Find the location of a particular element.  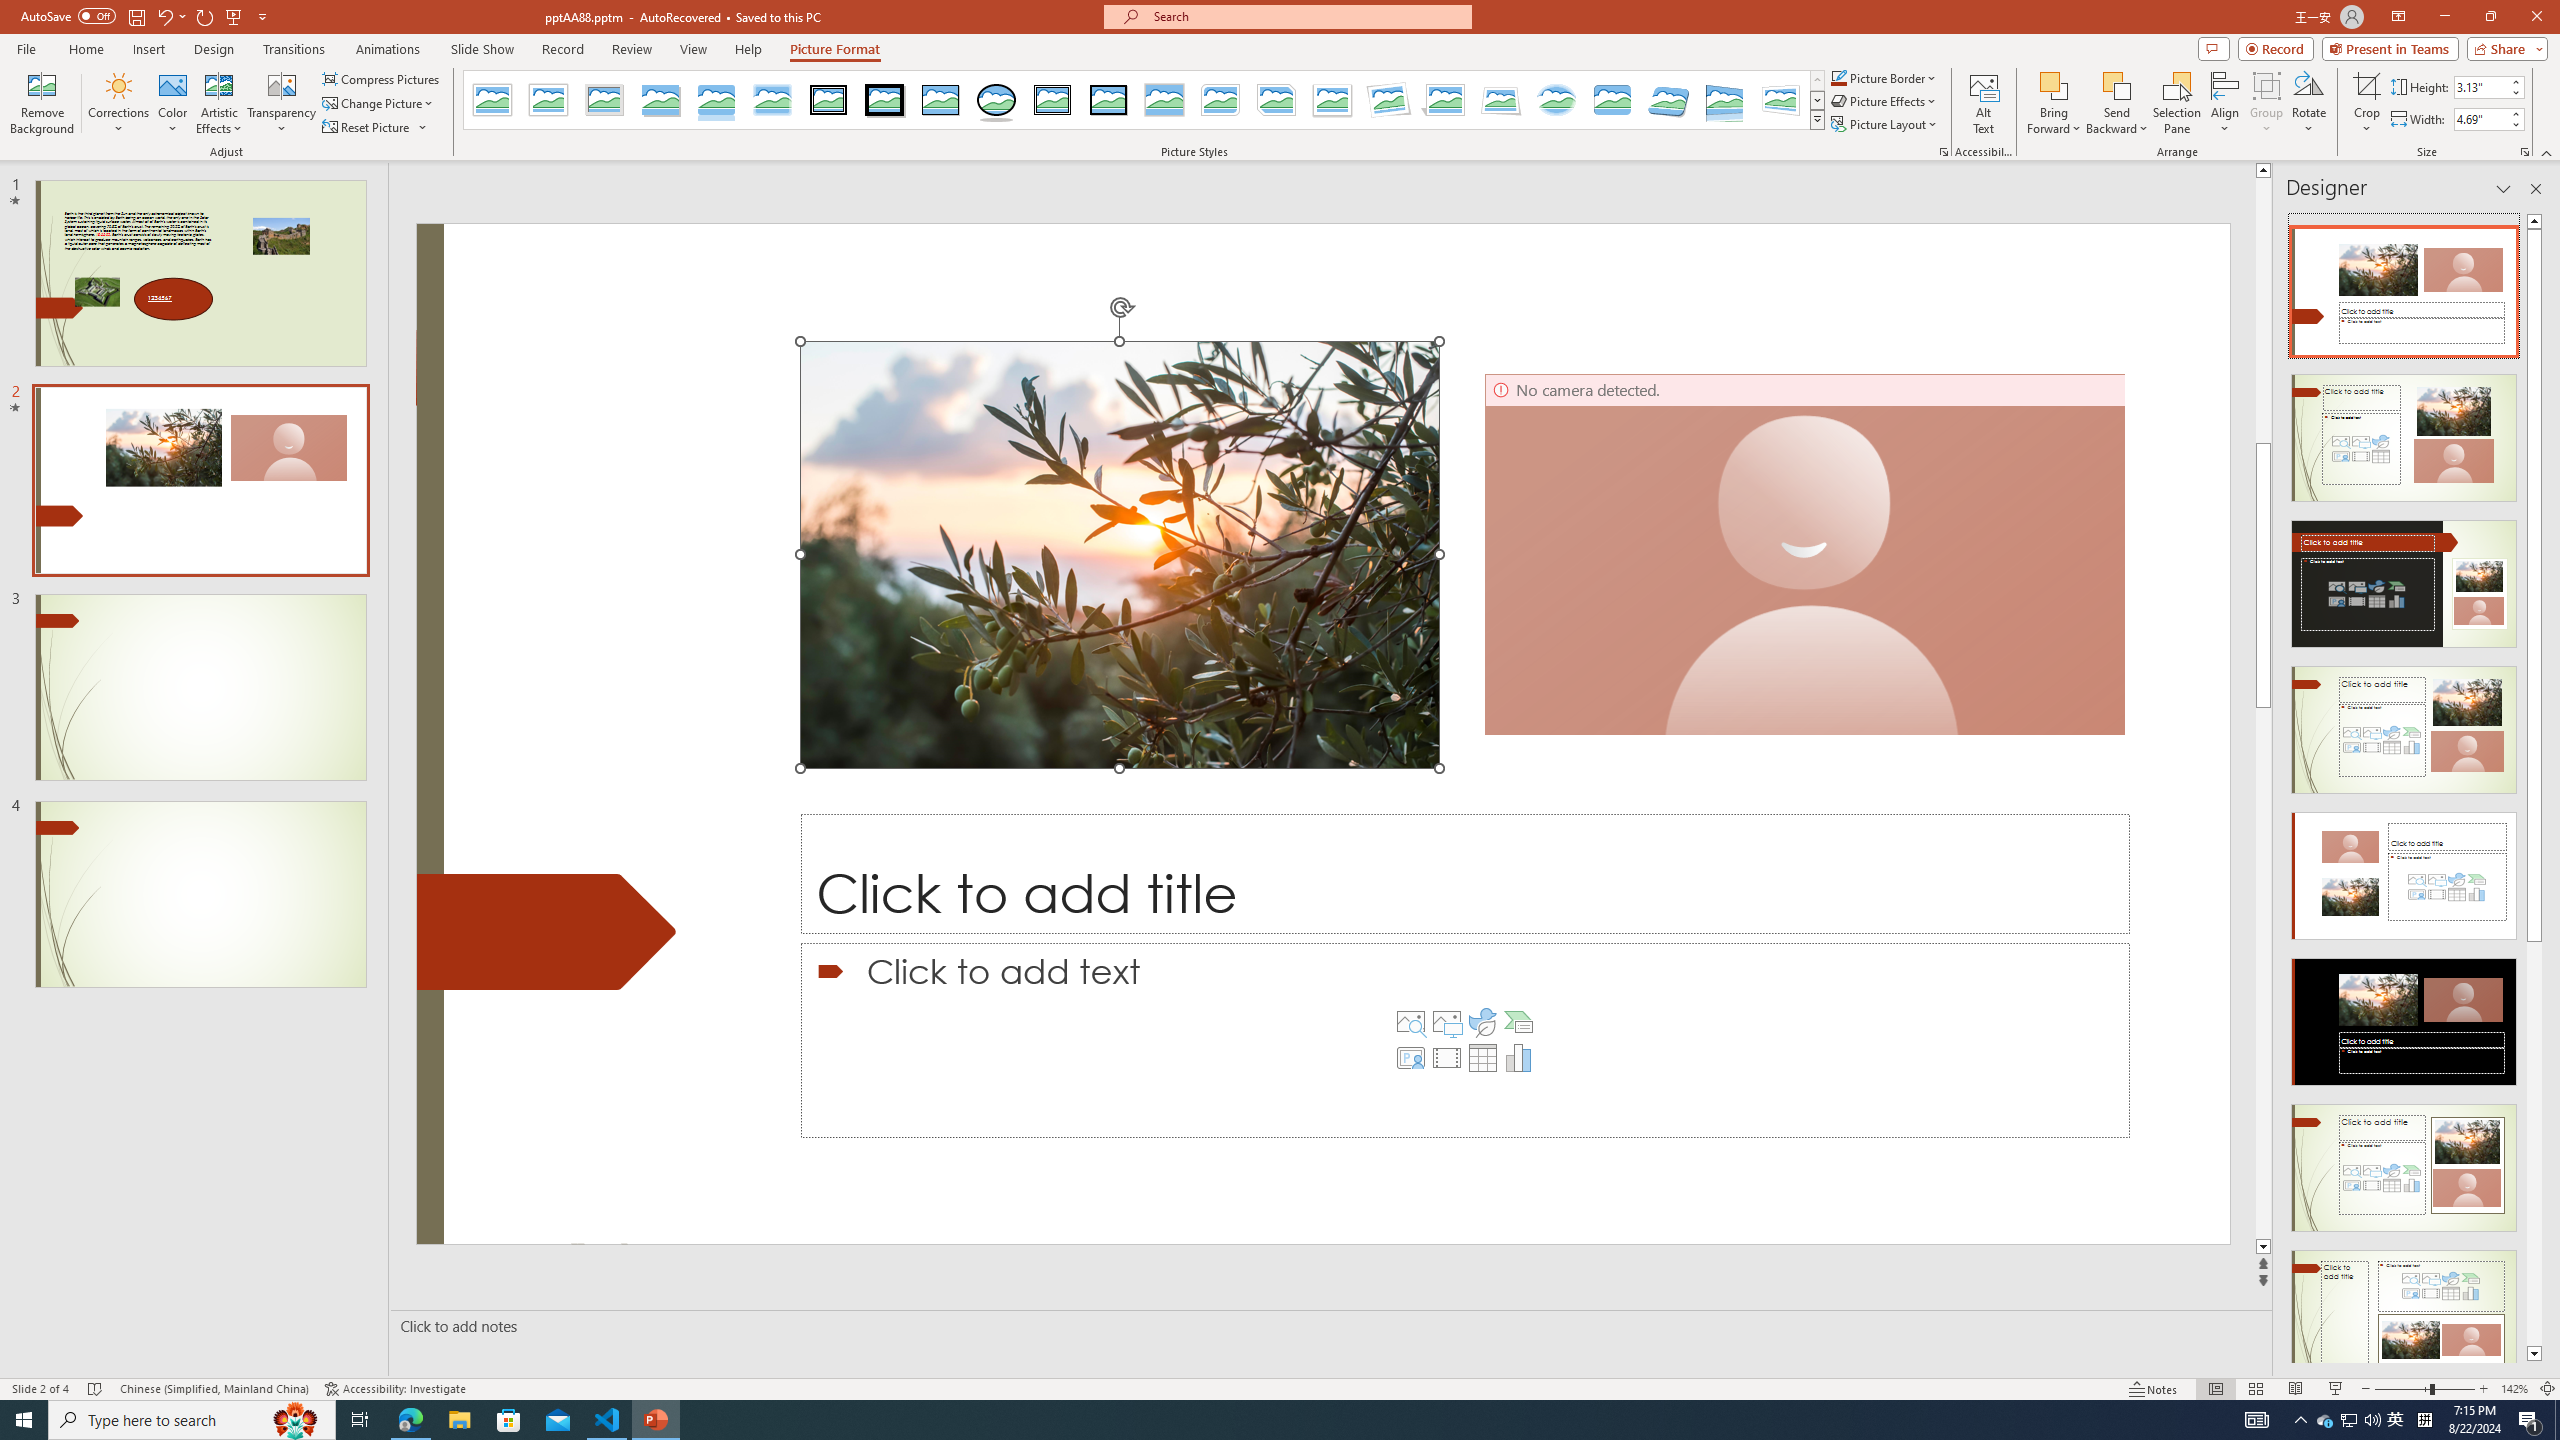

'Size and Position...' is located at coordinates (2523, 150).